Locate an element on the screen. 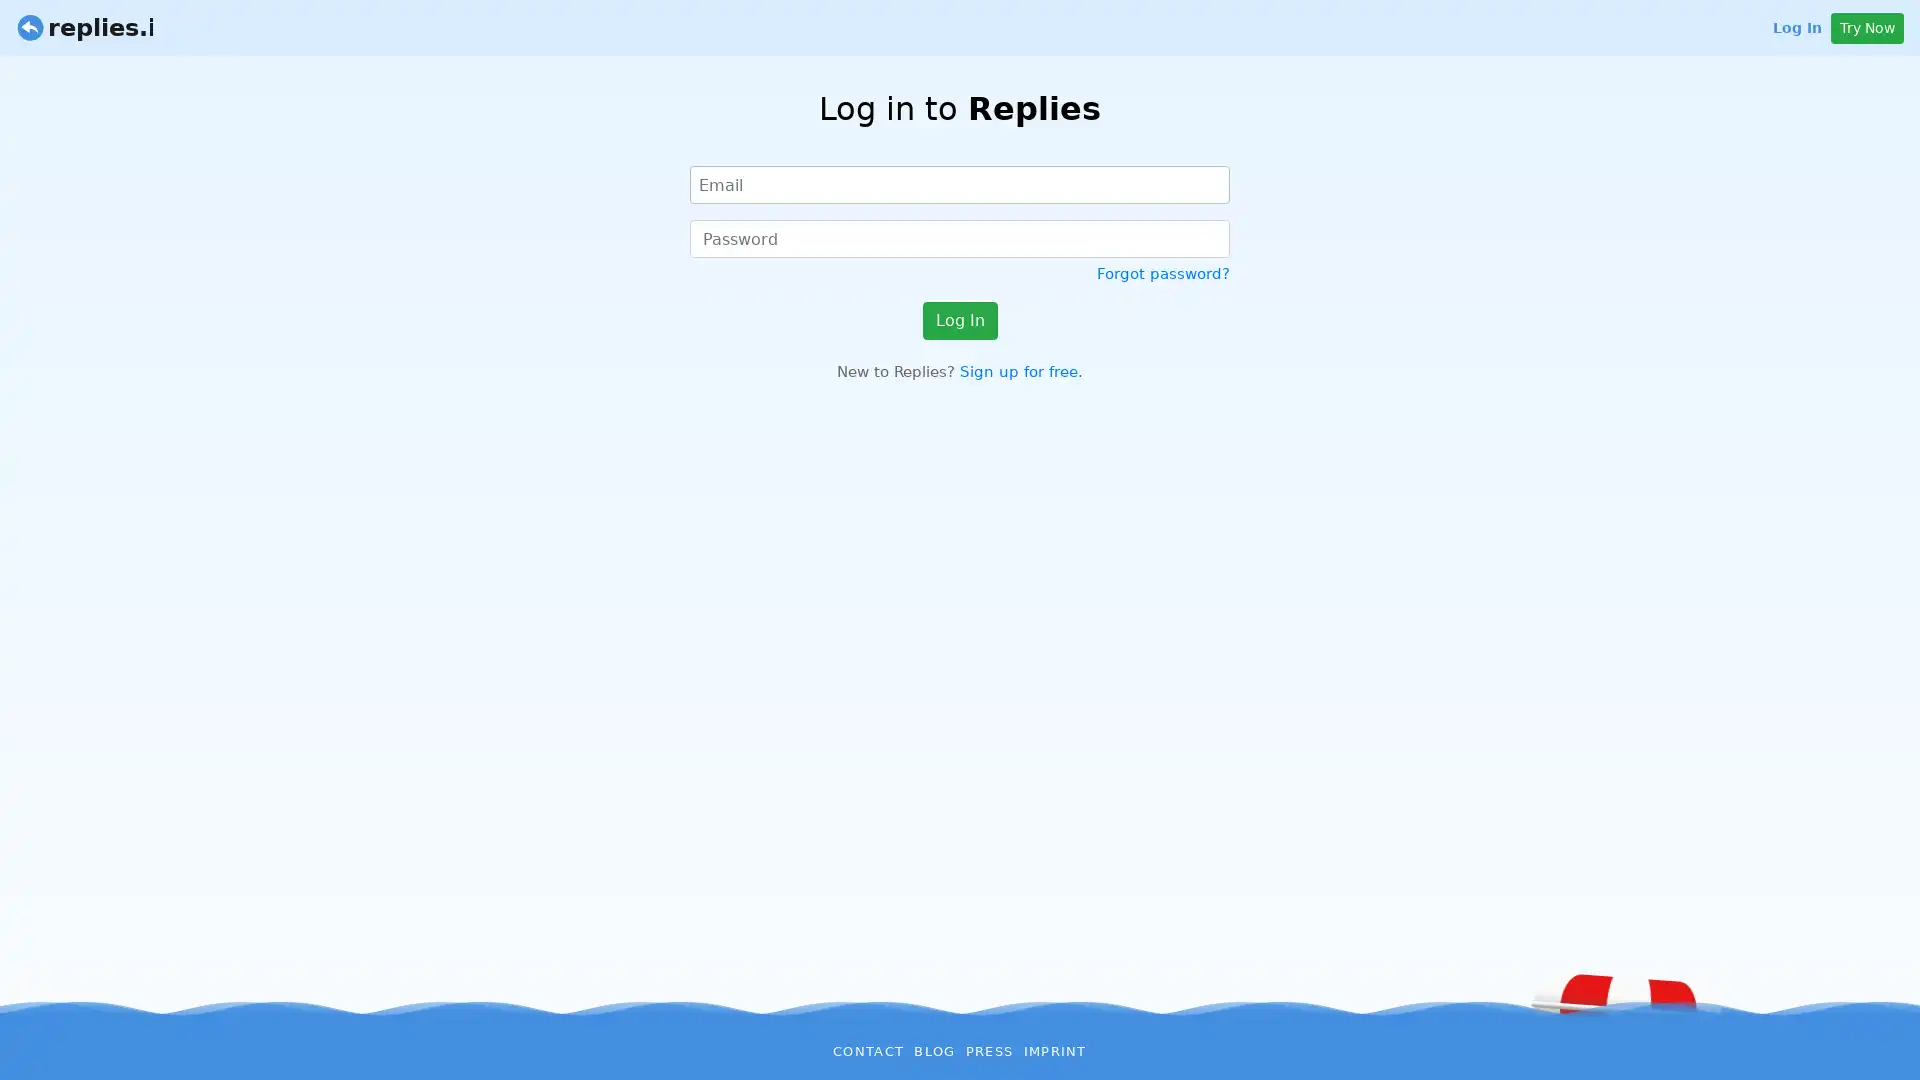 The width and height of the screenshot is (1920, 1080). Log In is located at coordinates (958, 319).